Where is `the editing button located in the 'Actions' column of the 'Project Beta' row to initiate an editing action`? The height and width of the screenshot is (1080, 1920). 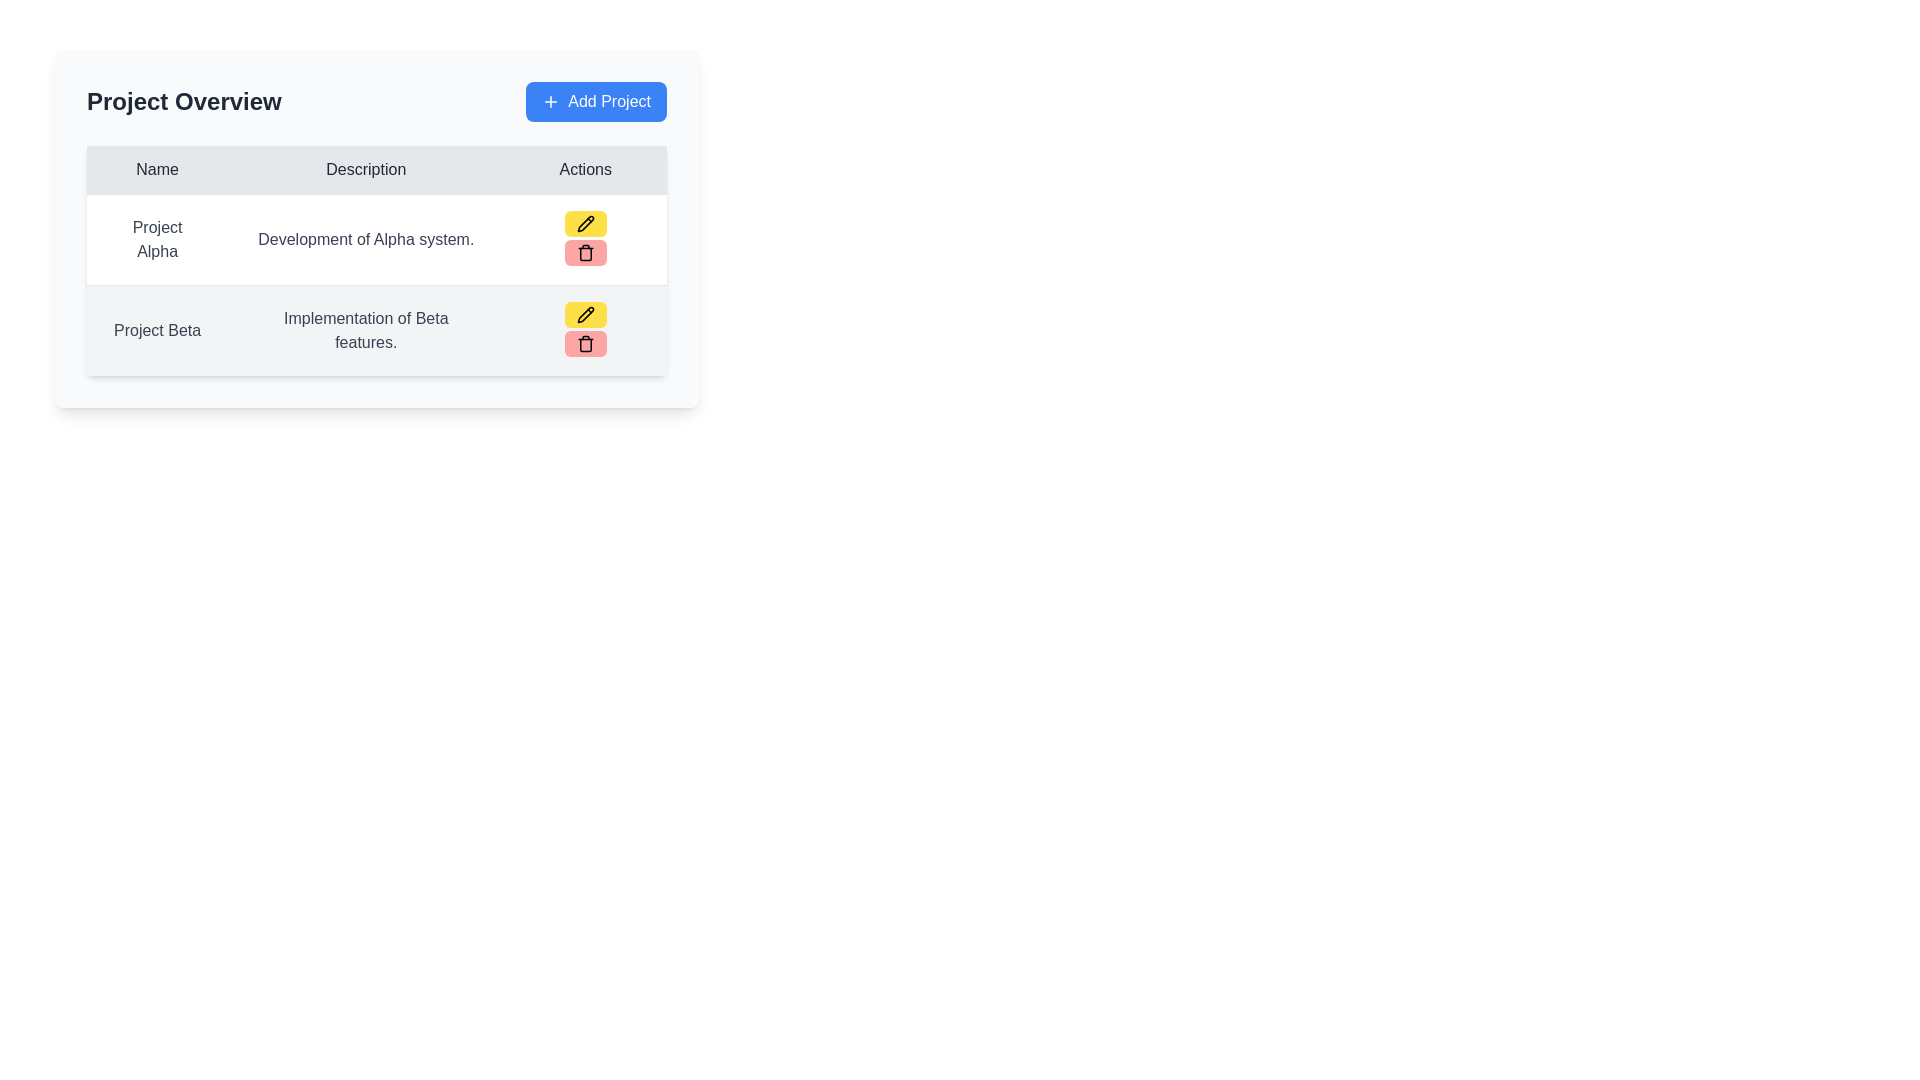 the editing button located in the 'Actions' column of the 'Project Beta' row to initiate an editing action is located at coordinates (584, 315).